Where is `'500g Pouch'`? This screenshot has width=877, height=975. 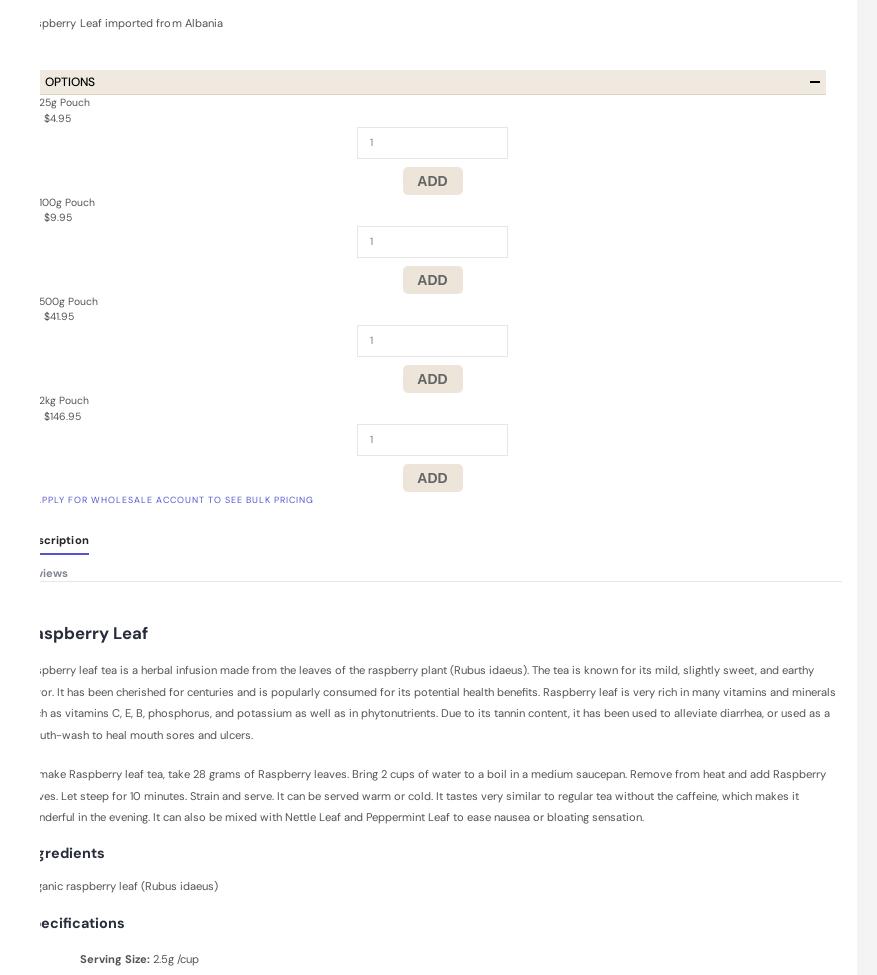 '500g Pouch' is located at coordinates (68, 299).